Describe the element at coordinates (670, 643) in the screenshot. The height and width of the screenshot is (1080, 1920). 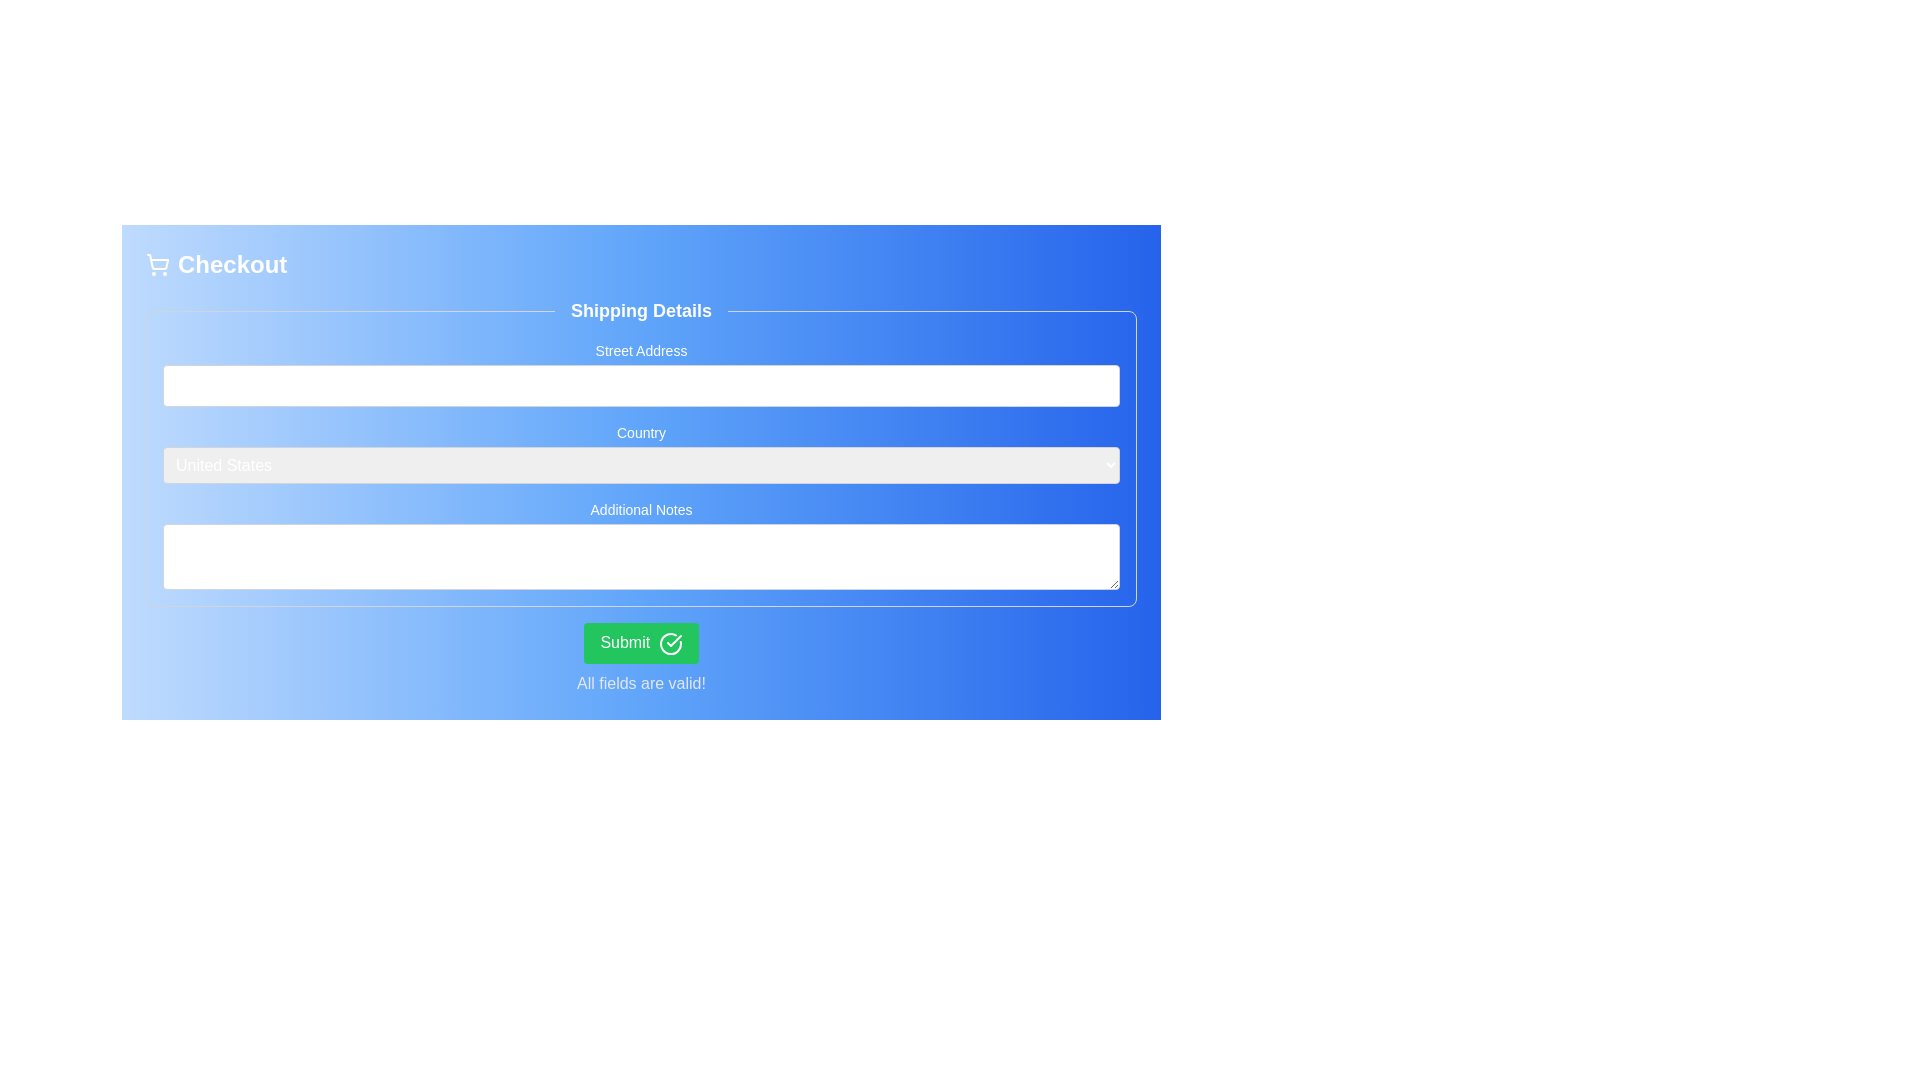
I see `the 'Submit' button which contains a green checkmark icon at its right end, positioned near the center right area of the button` at that location.